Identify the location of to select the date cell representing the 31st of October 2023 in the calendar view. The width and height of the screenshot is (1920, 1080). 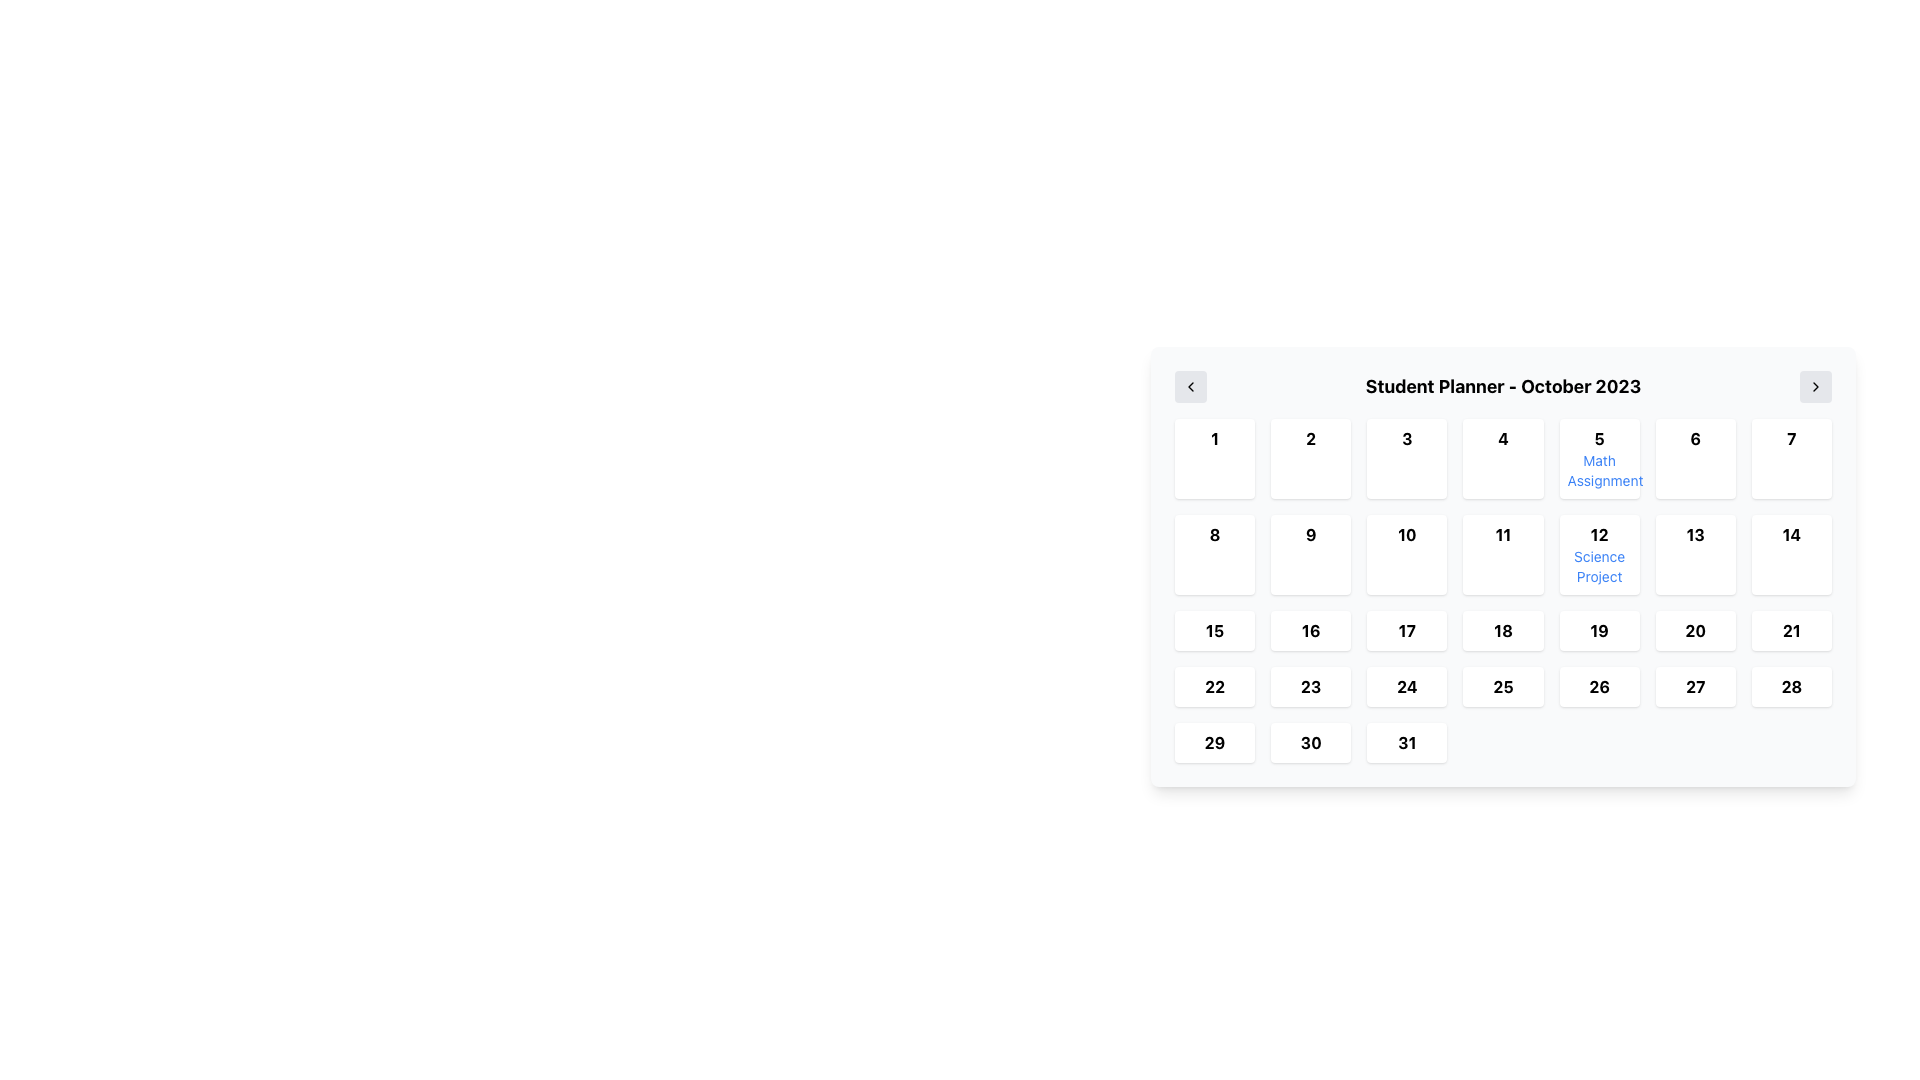
(1405, 743).